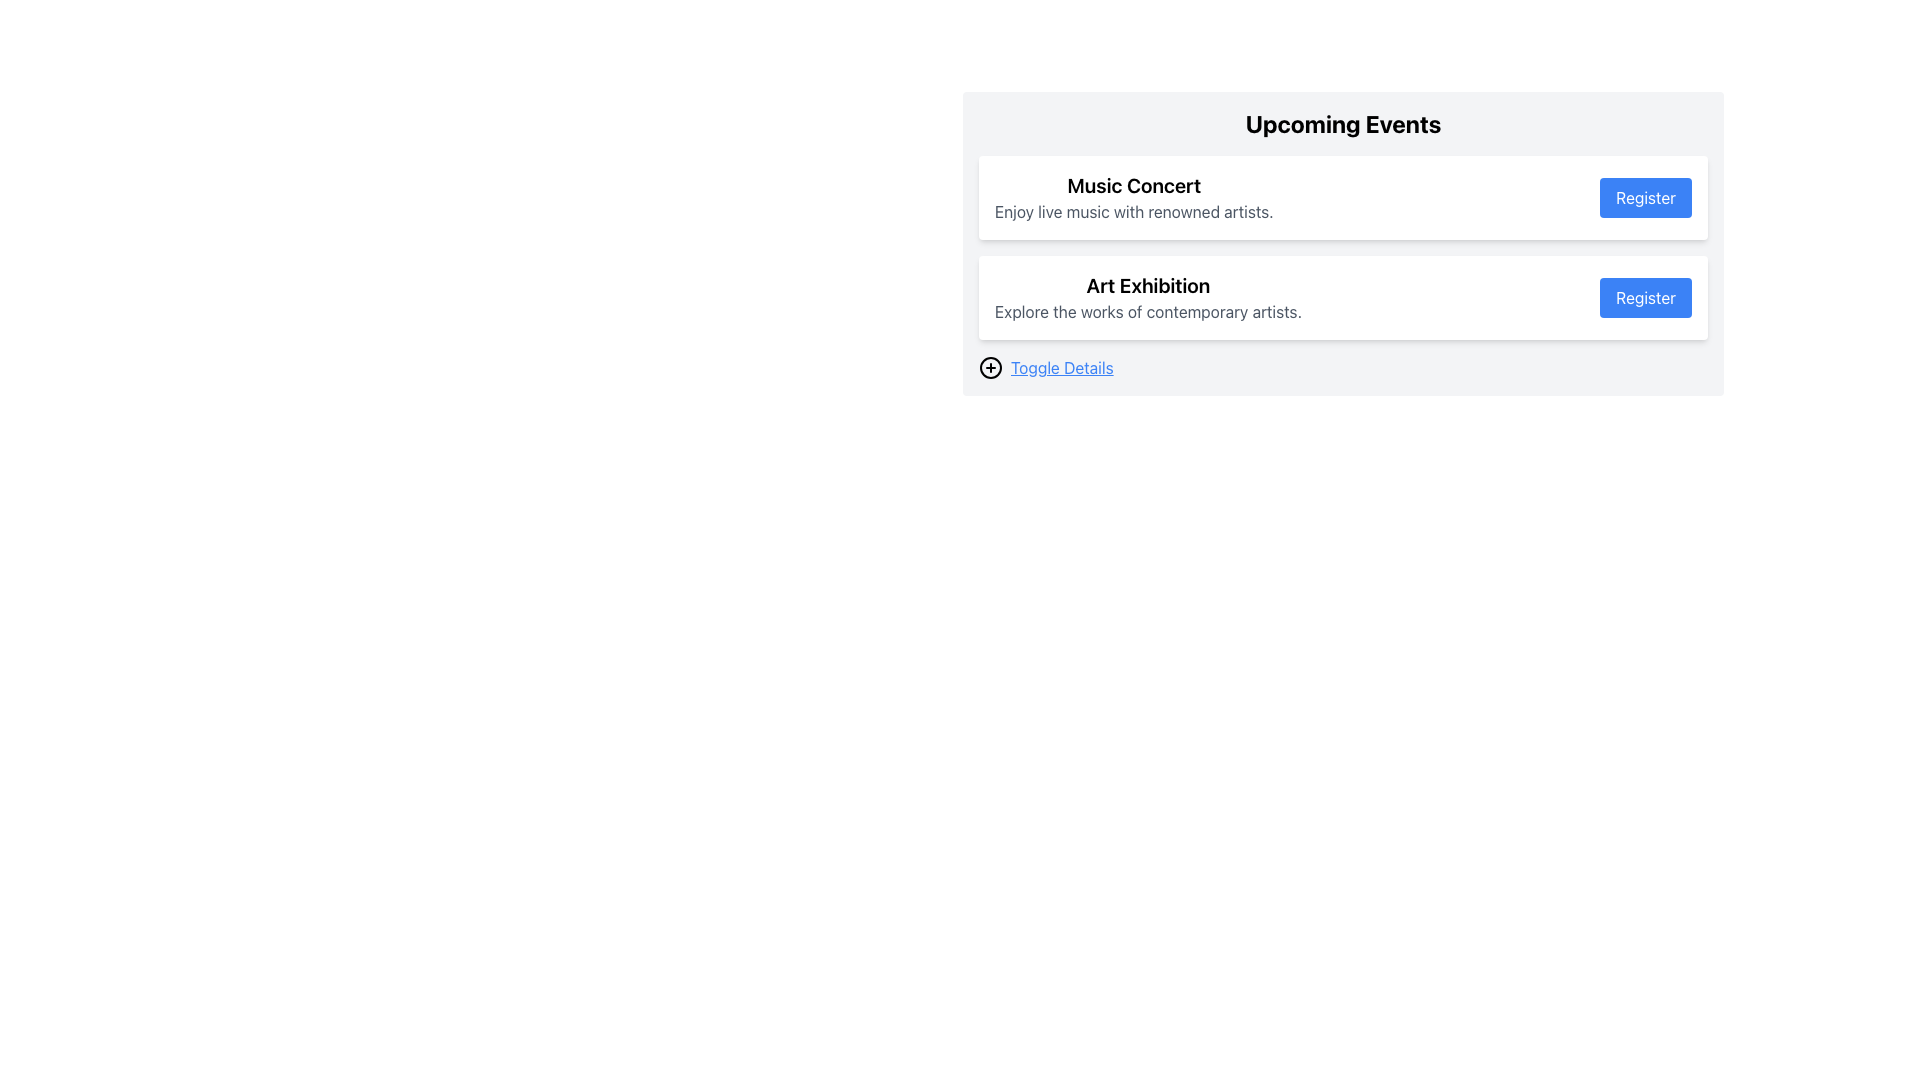 This screenshot has height=1080, width=1920. I want to click on the interactive toggle icon located to the left of the 'Toggle Details' text, so click(990, 367).